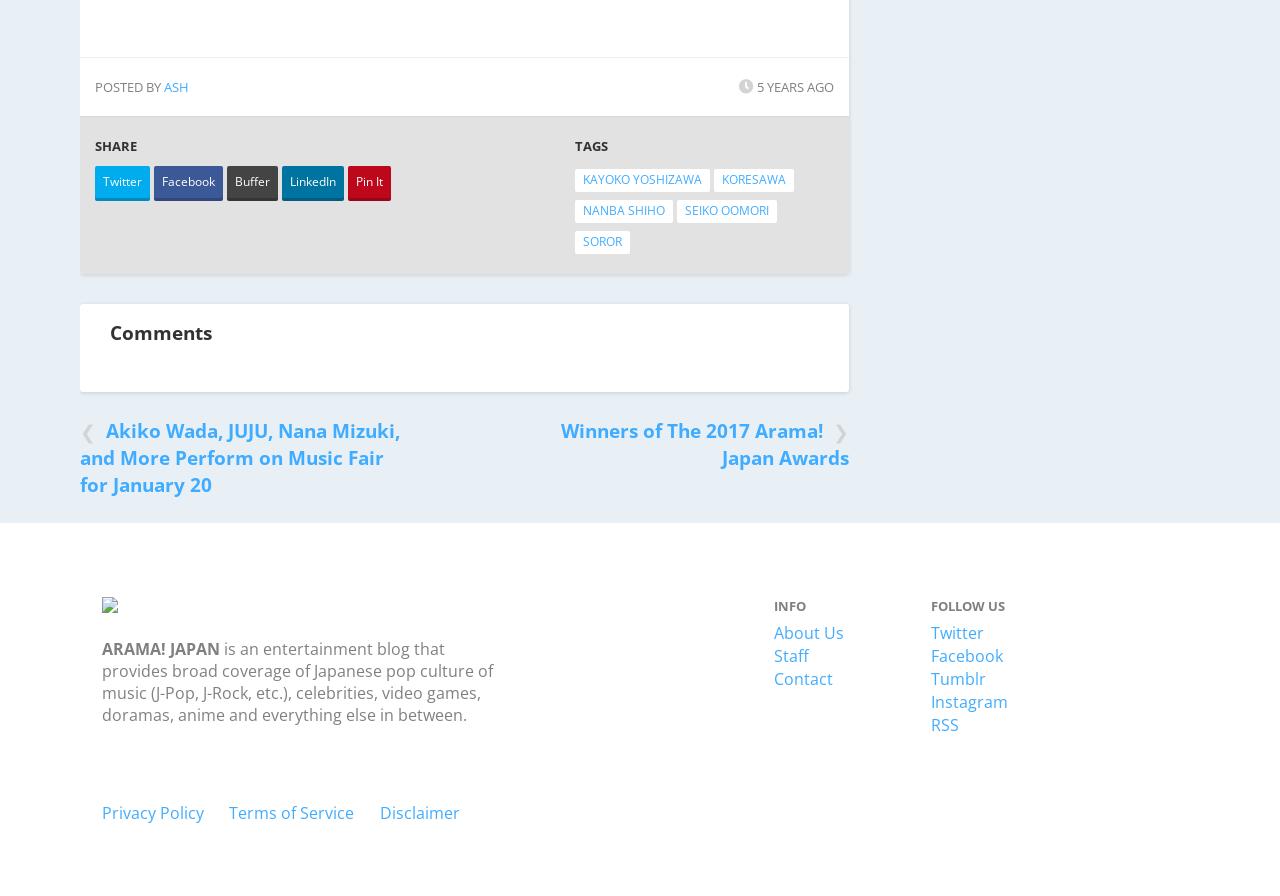 This screenshot has width=1280, height=896. I want to click on 'About Us', so click(808, 632).